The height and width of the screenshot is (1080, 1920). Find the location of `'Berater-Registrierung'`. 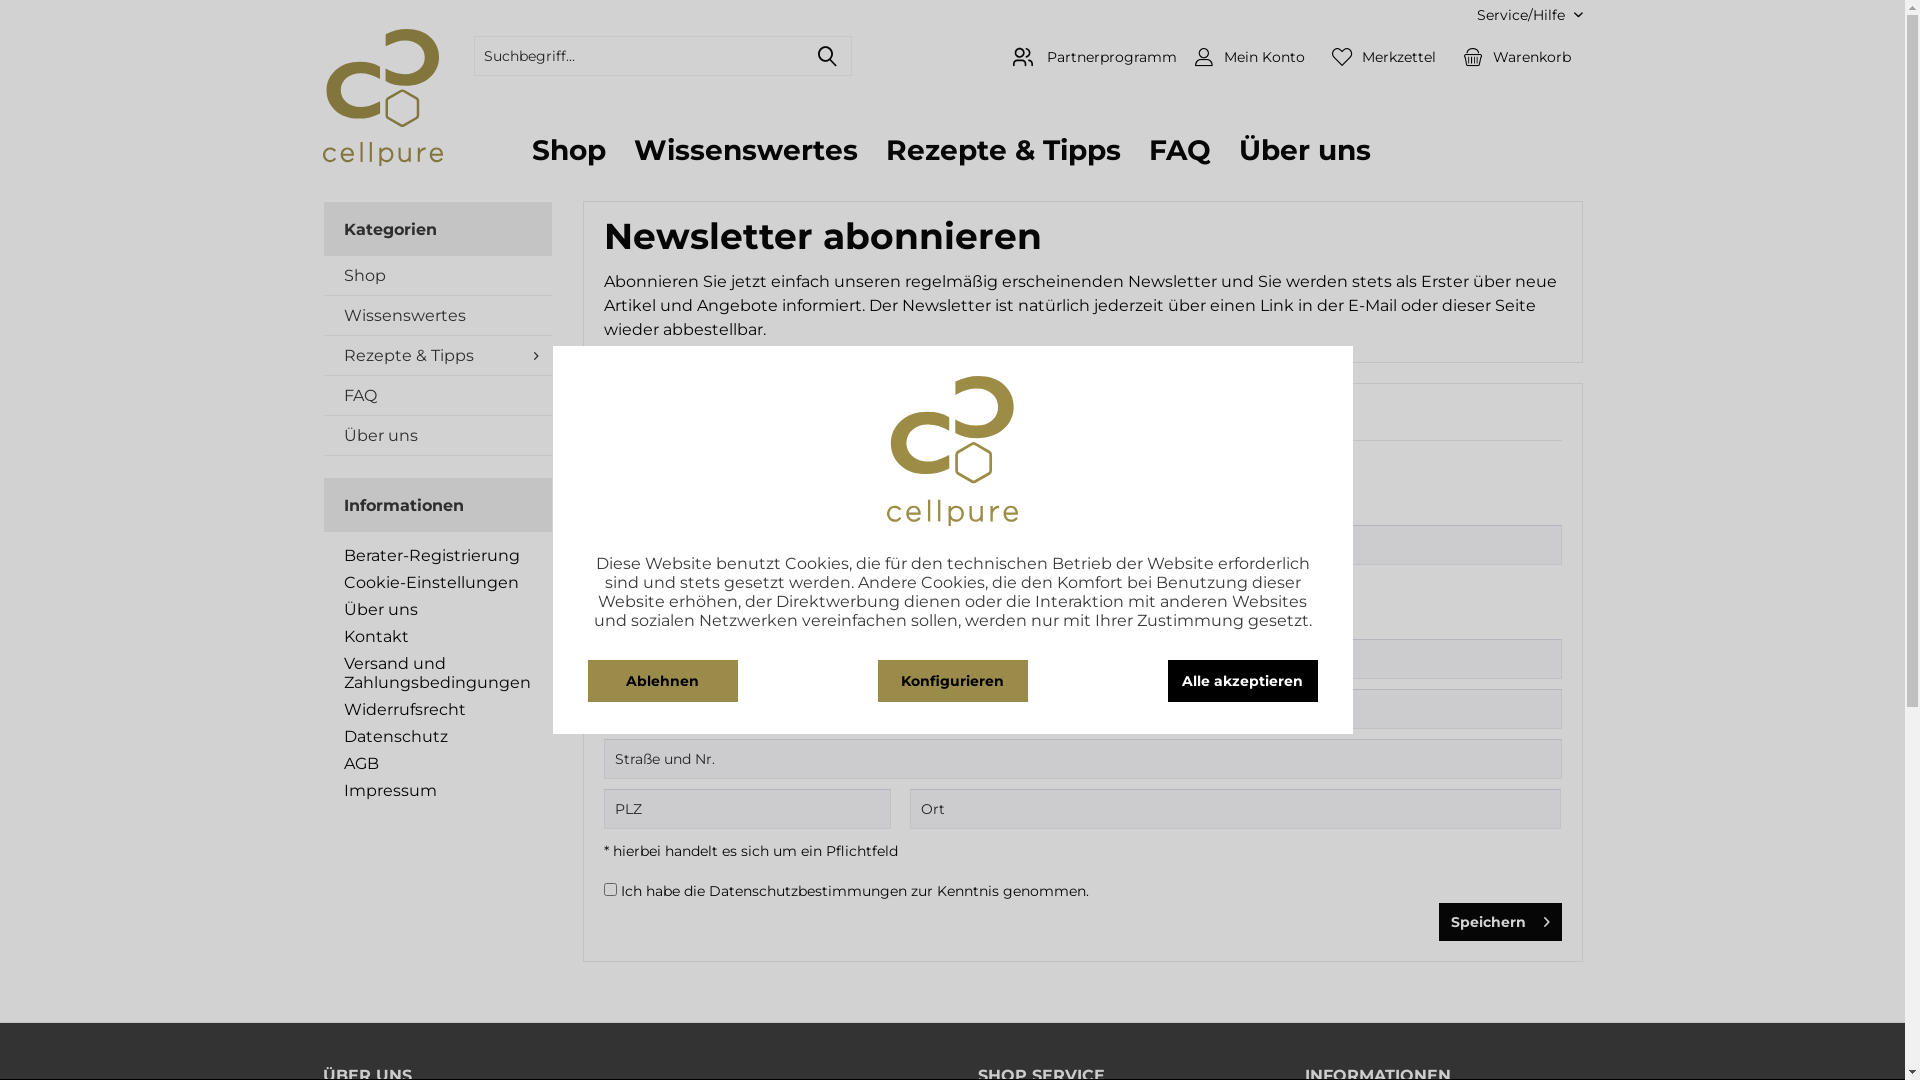

'Berater-Registrierung' is located at coordinates (436, 555).